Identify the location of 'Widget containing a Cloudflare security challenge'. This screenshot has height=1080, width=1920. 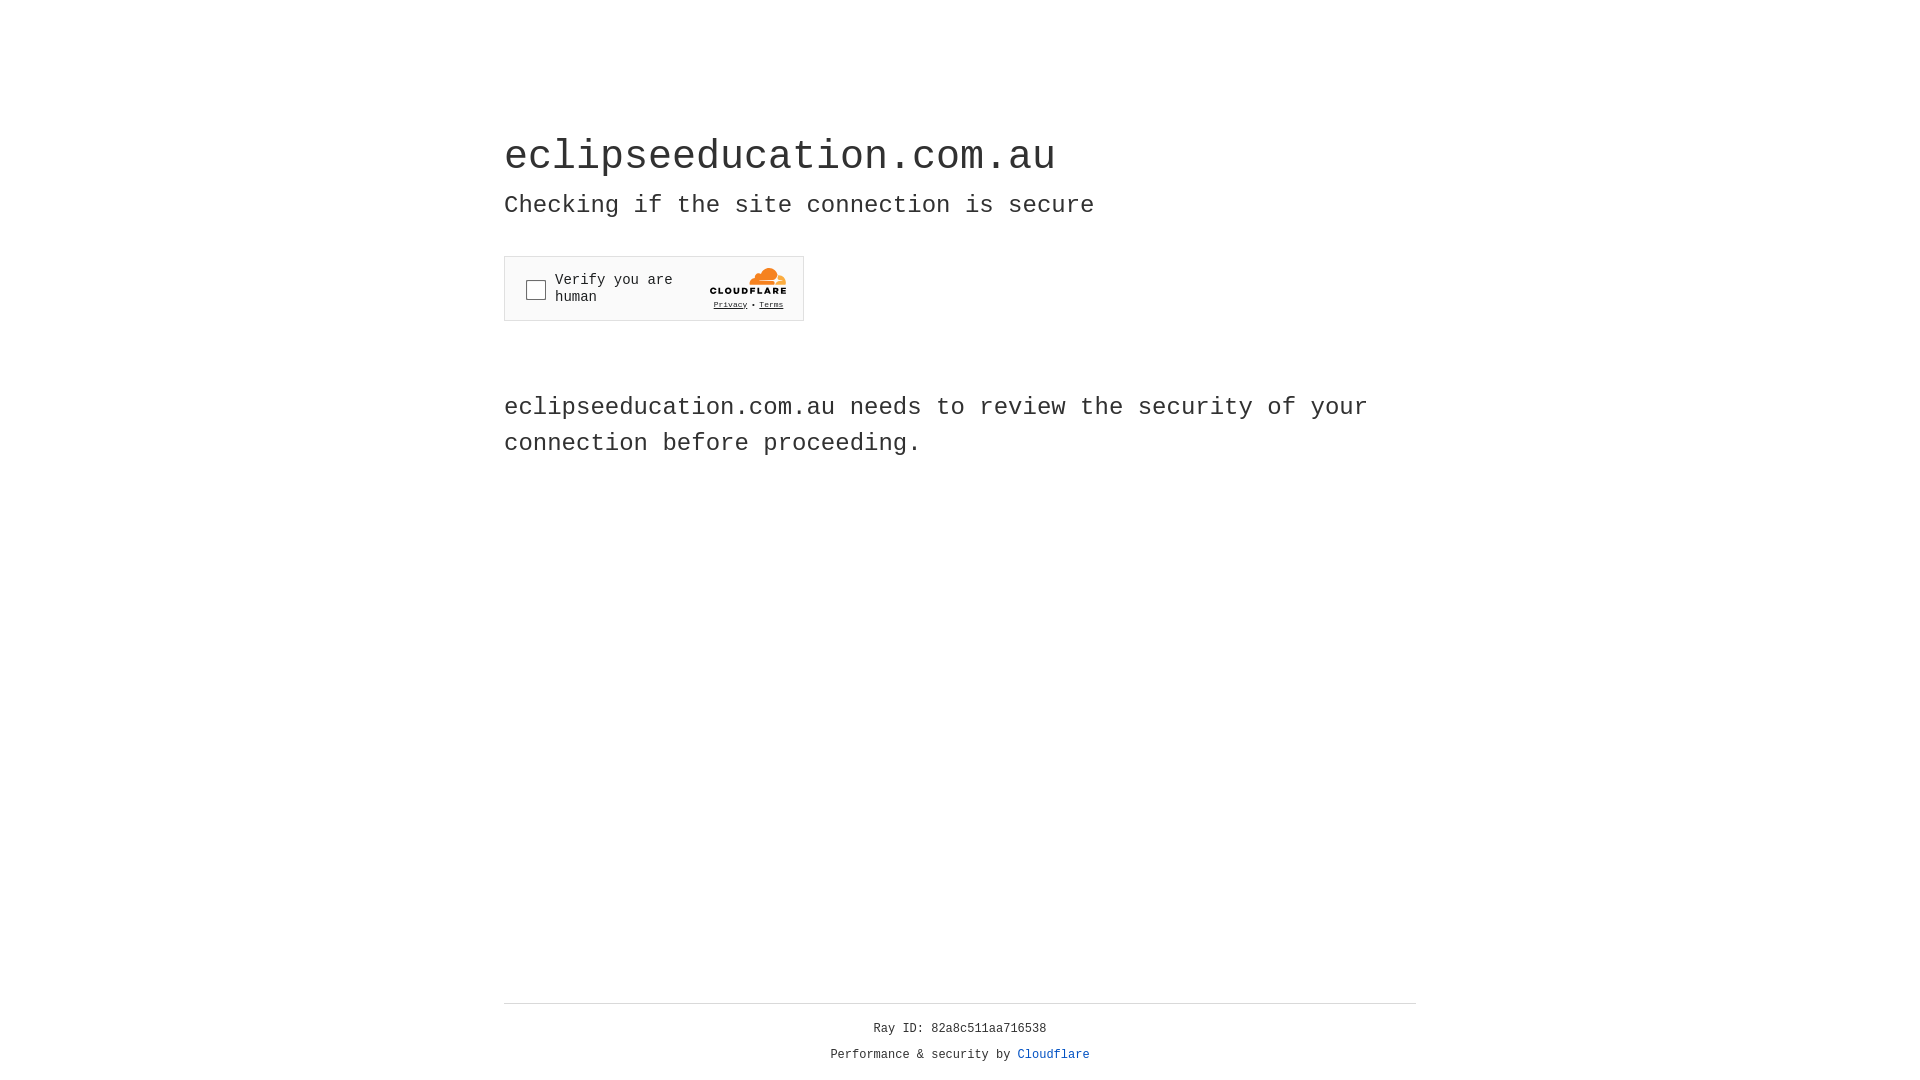
(653, 288).